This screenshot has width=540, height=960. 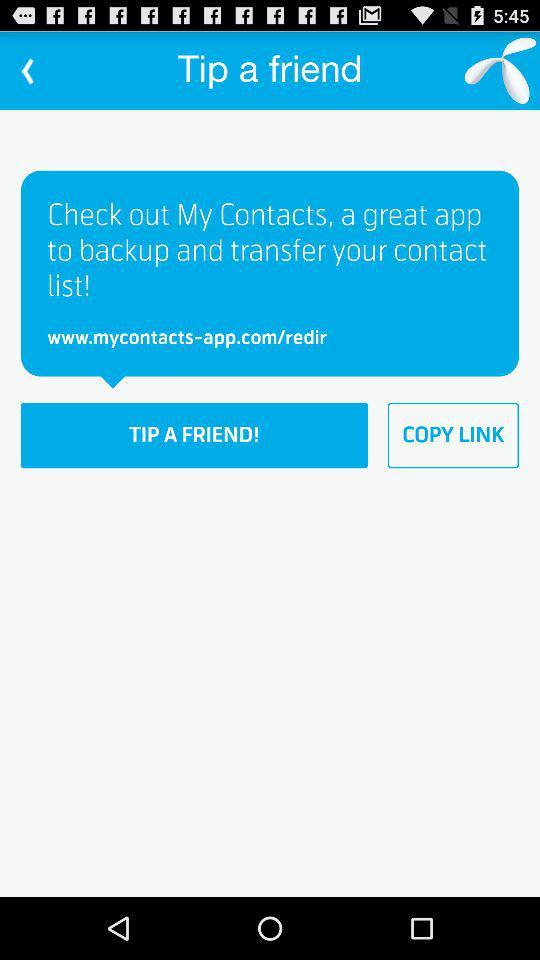 What do you see at coordinates (453, 435) in the screenshot?
I see `icon on the right` at bounding box center [453, 435].